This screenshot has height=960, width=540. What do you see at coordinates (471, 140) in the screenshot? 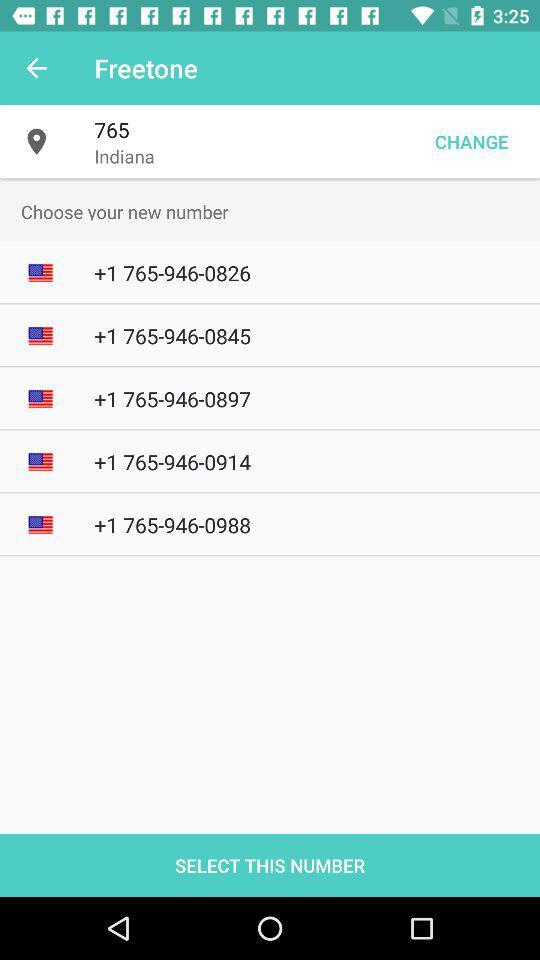
I see `the item to the right of the indiana` at bounding box center [471, 140].